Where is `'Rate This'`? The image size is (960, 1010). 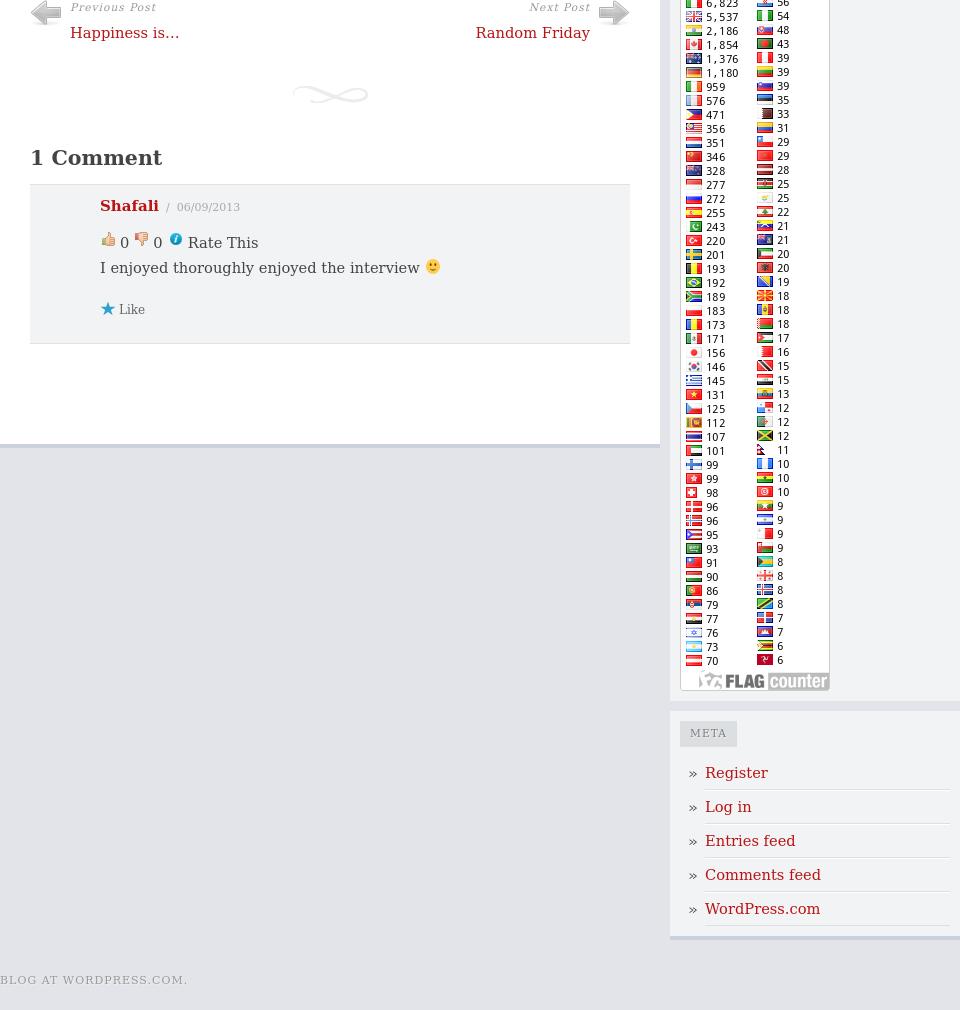
'Rate This' is located at coordinates (187, 240).